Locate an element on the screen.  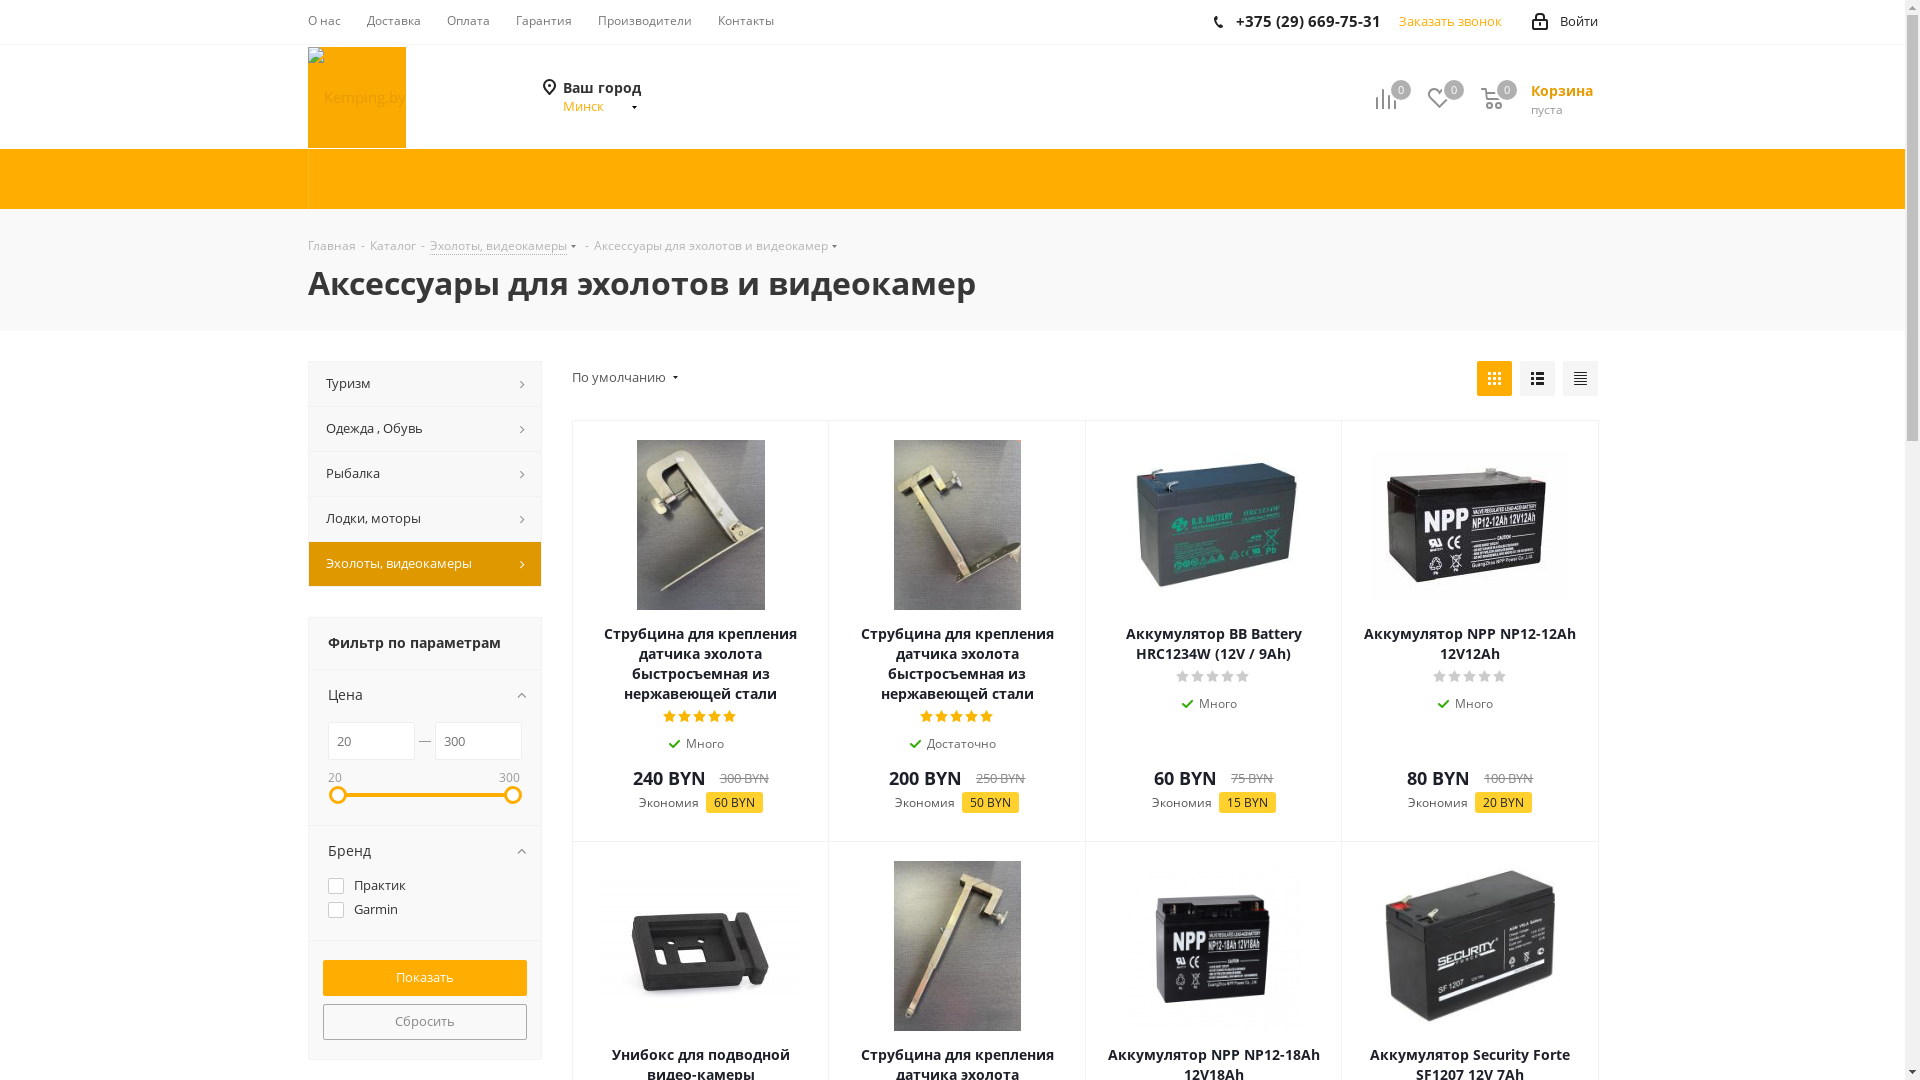
'Kemping.by' is located at coordinates (356, 96).